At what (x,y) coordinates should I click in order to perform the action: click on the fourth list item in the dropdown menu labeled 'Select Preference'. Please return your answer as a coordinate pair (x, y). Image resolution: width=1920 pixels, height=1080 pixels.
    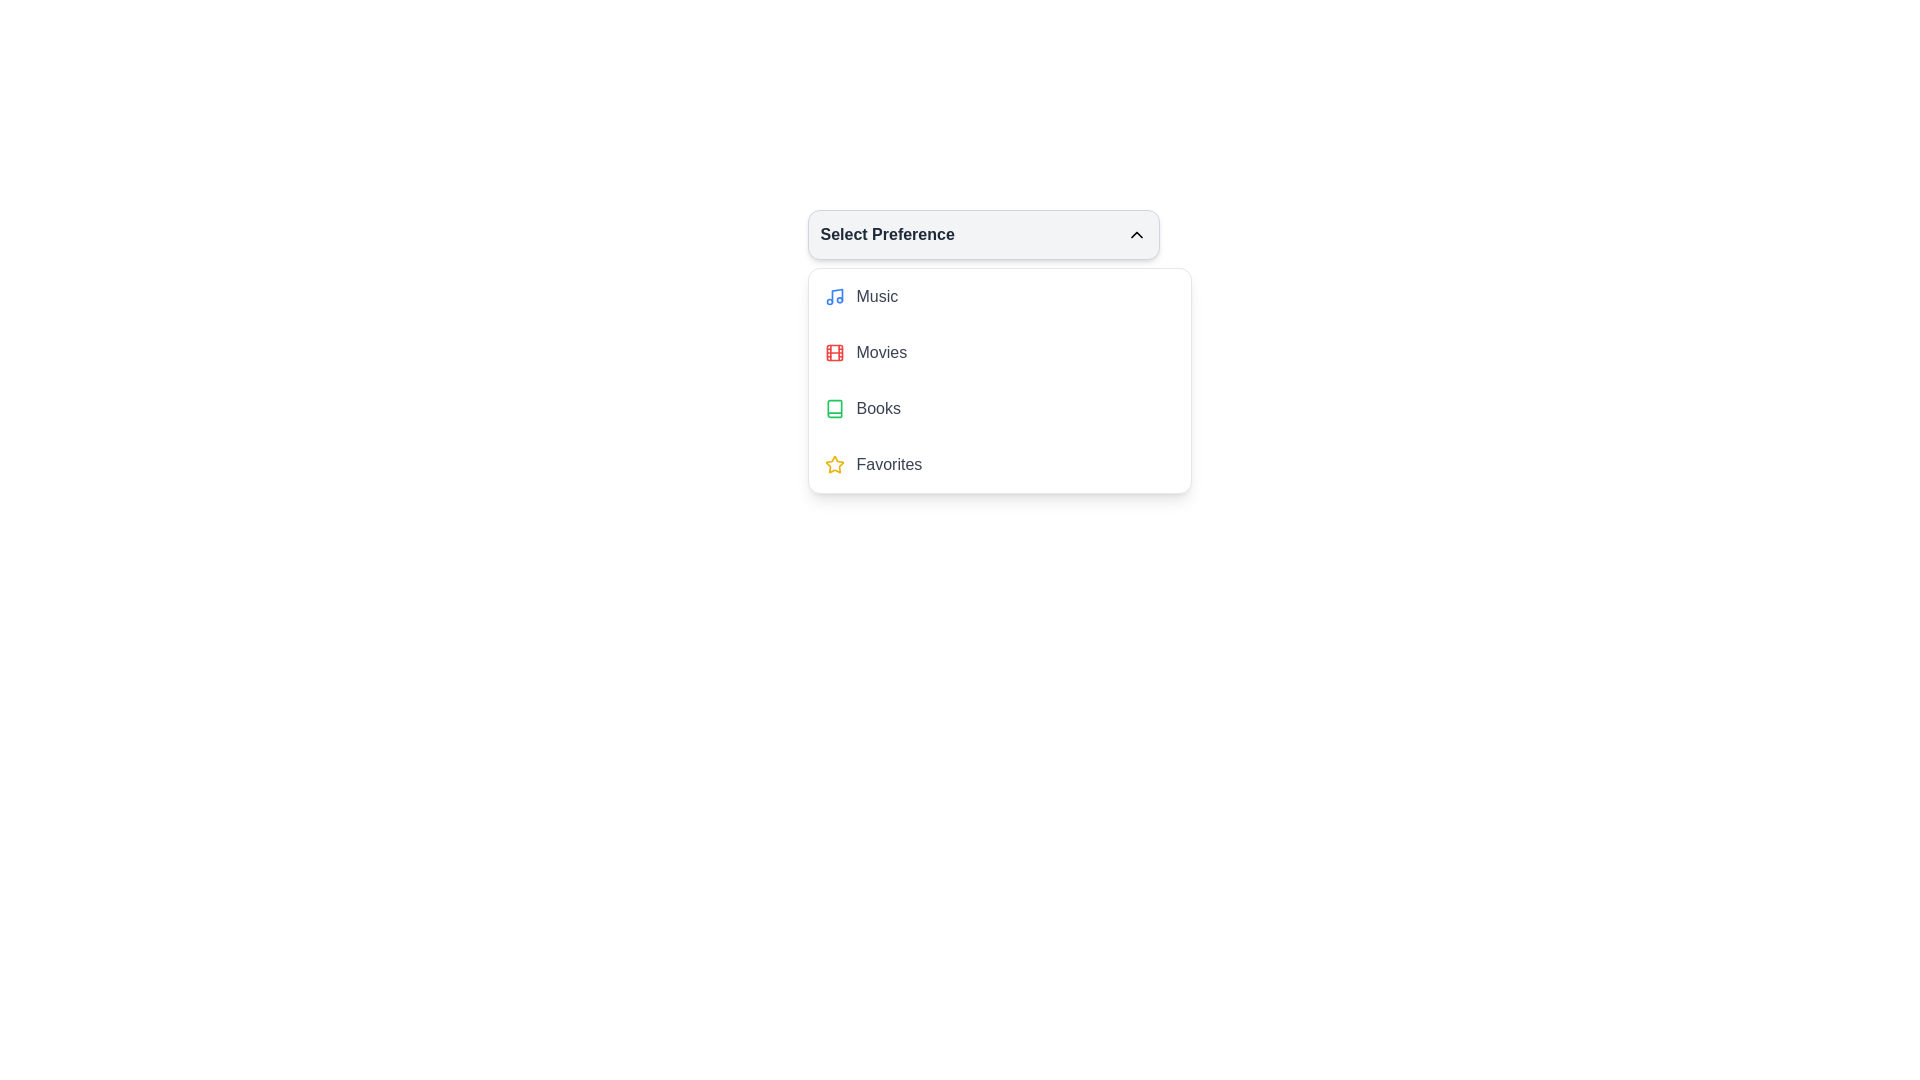
    Looking at the image, I should click on (999, 465).